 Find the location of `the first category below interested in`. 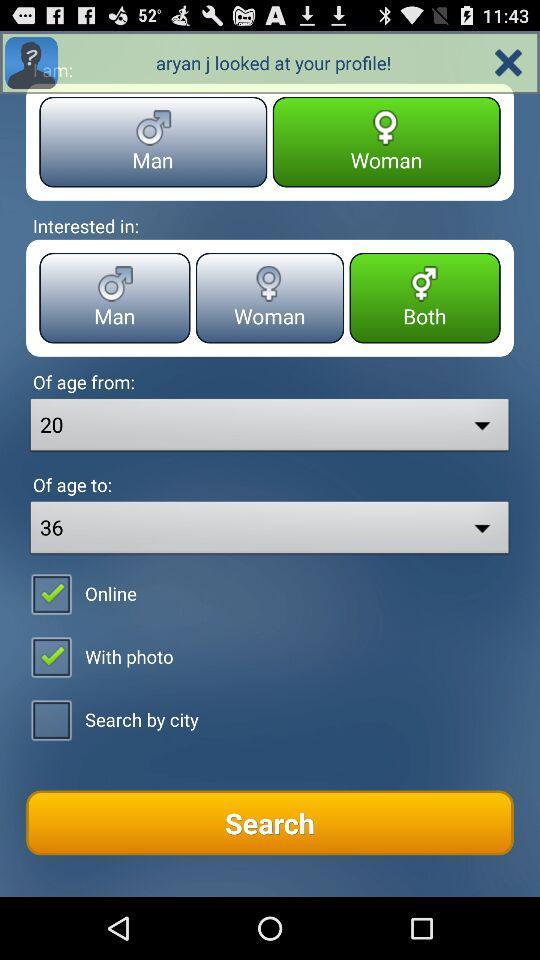

the first category below interested in is located at coordinates (115, 297).